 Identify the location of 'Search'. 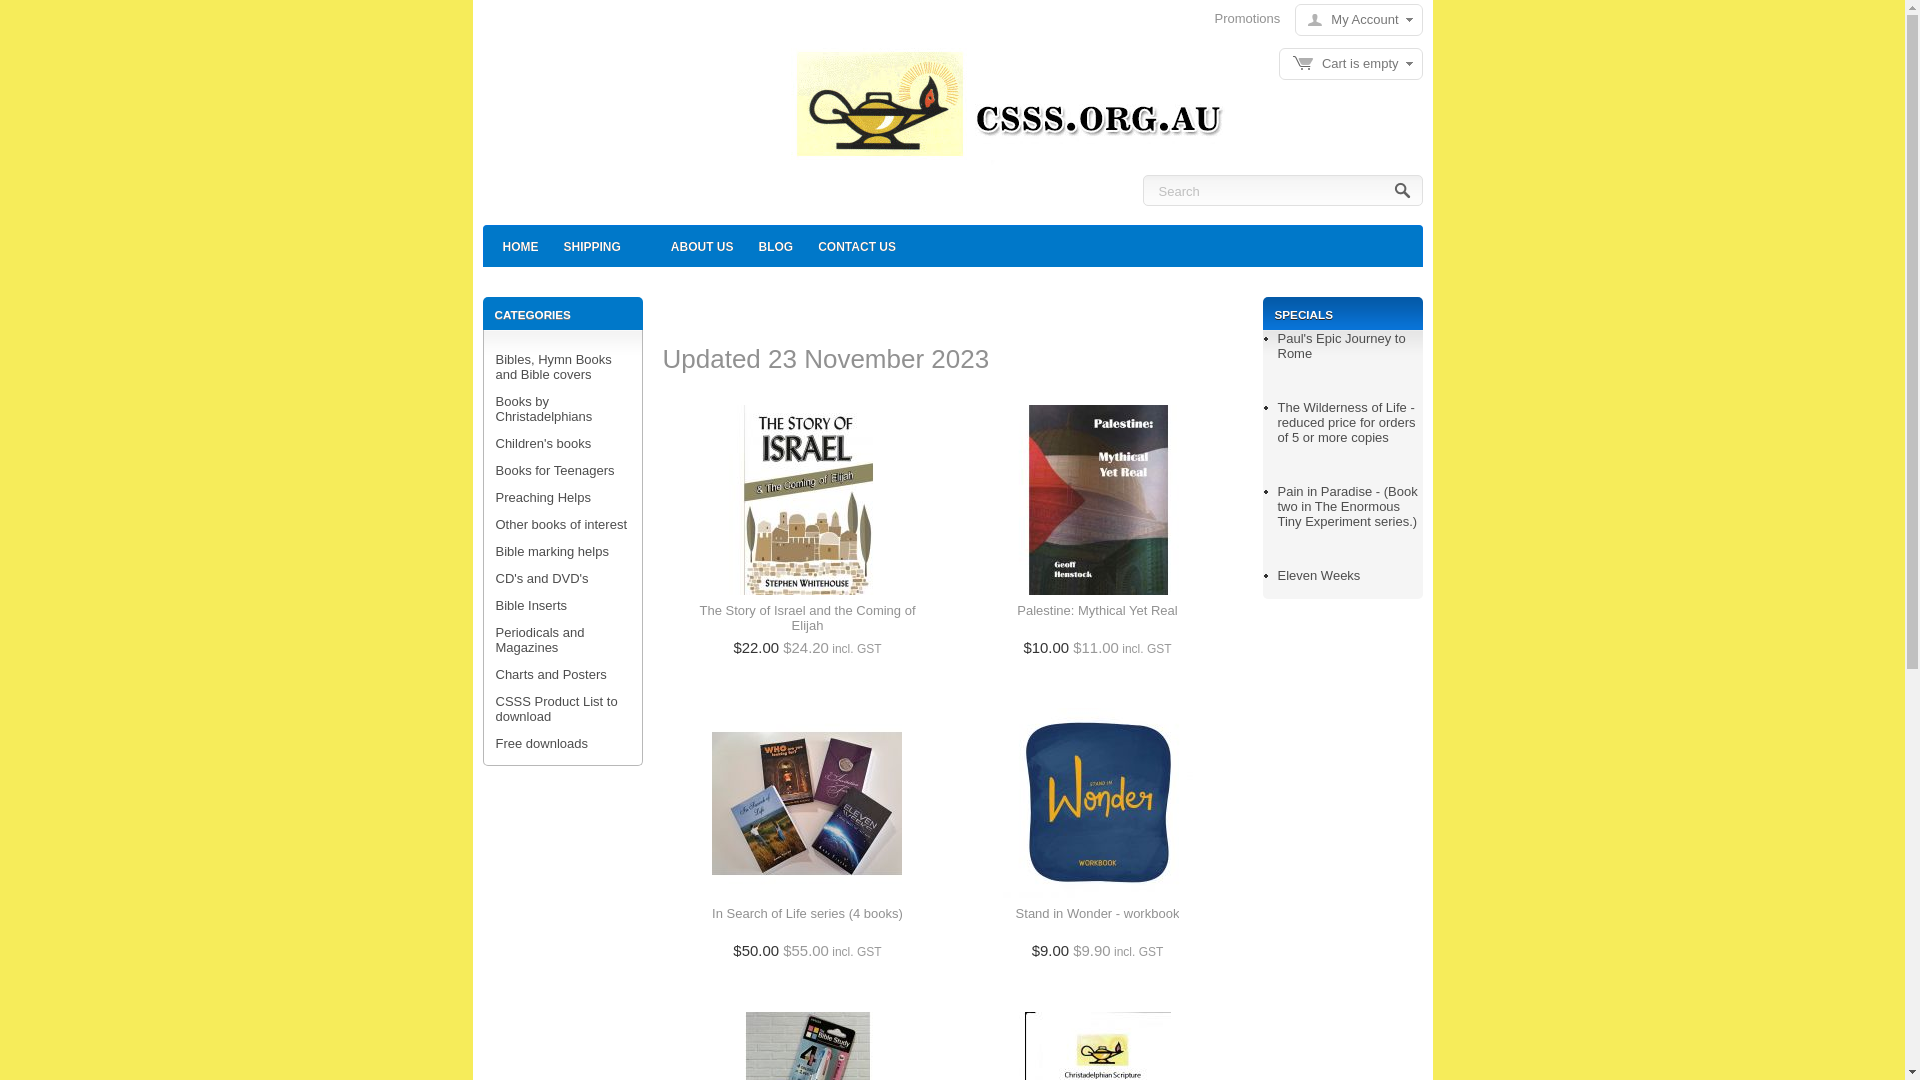
(1402, 191).